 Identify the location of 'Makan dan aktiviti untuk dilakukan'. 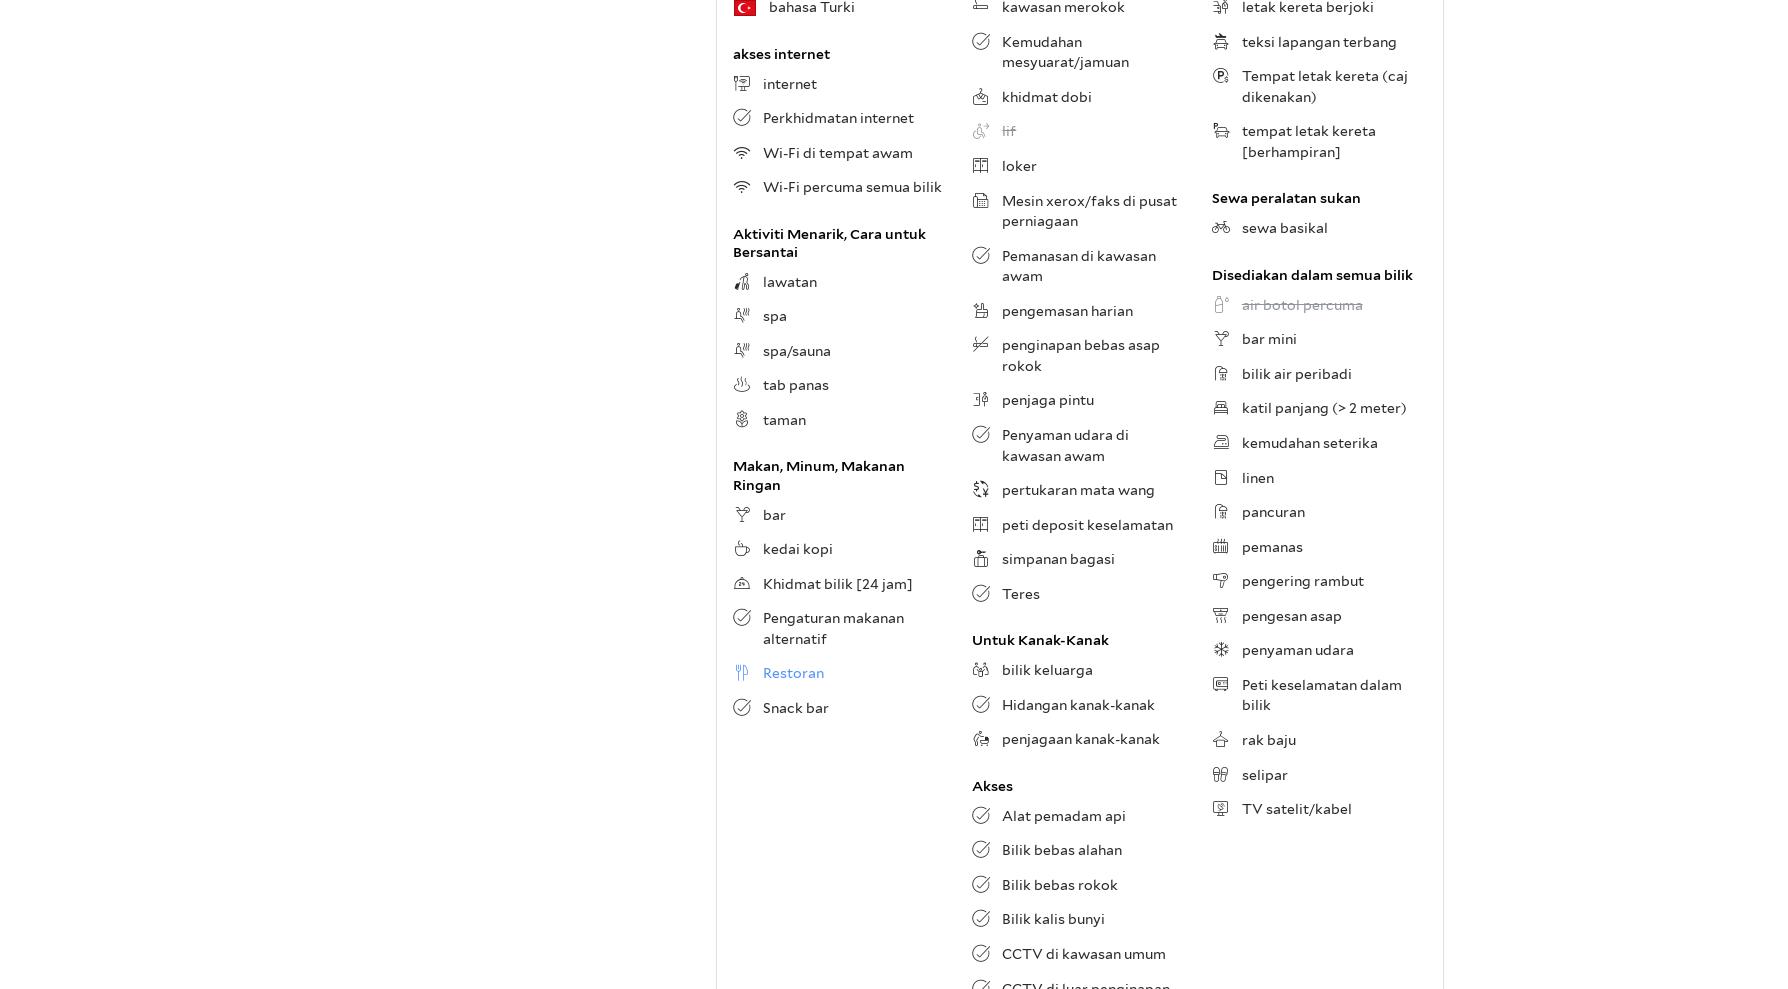
(852, 224).